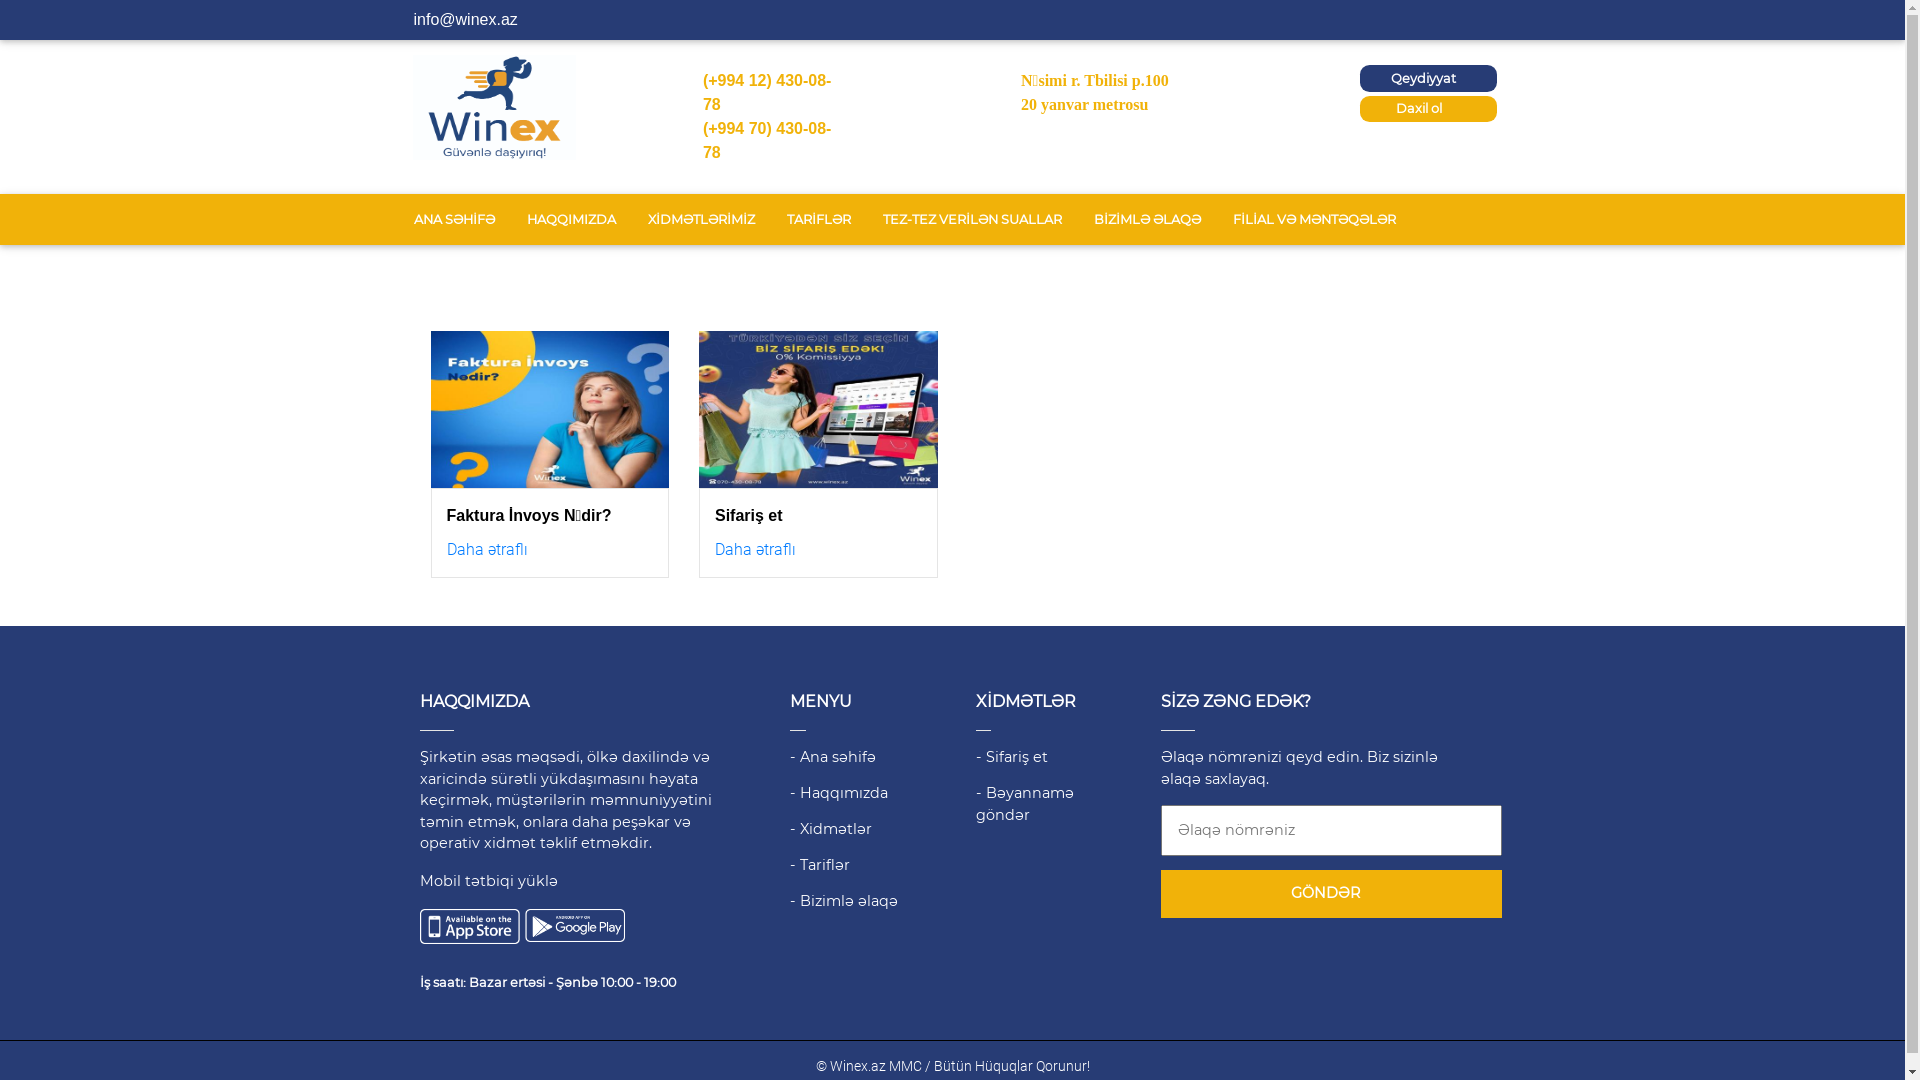  I want to click on 'Qeydiyyat', so click(1359, 77).